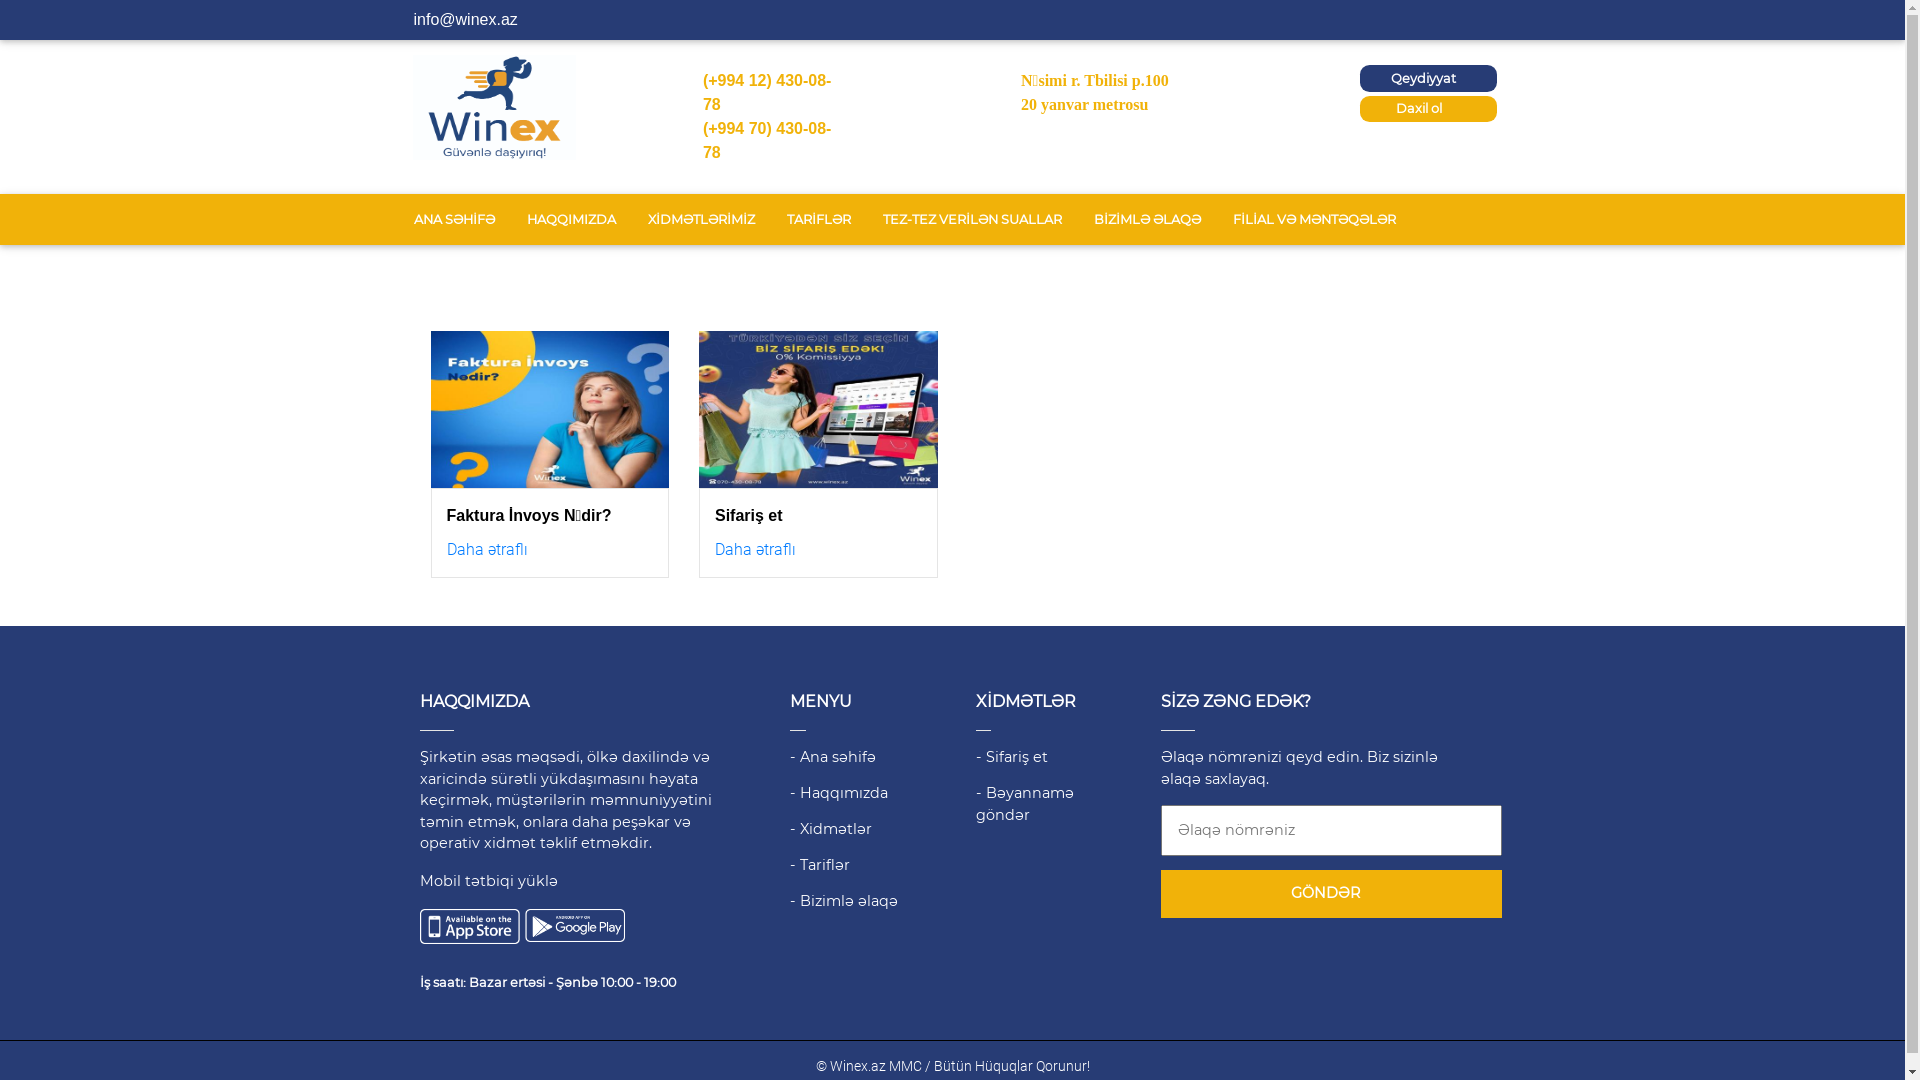  I want to click on 'Qeydiyyat', so click(1359, 77).